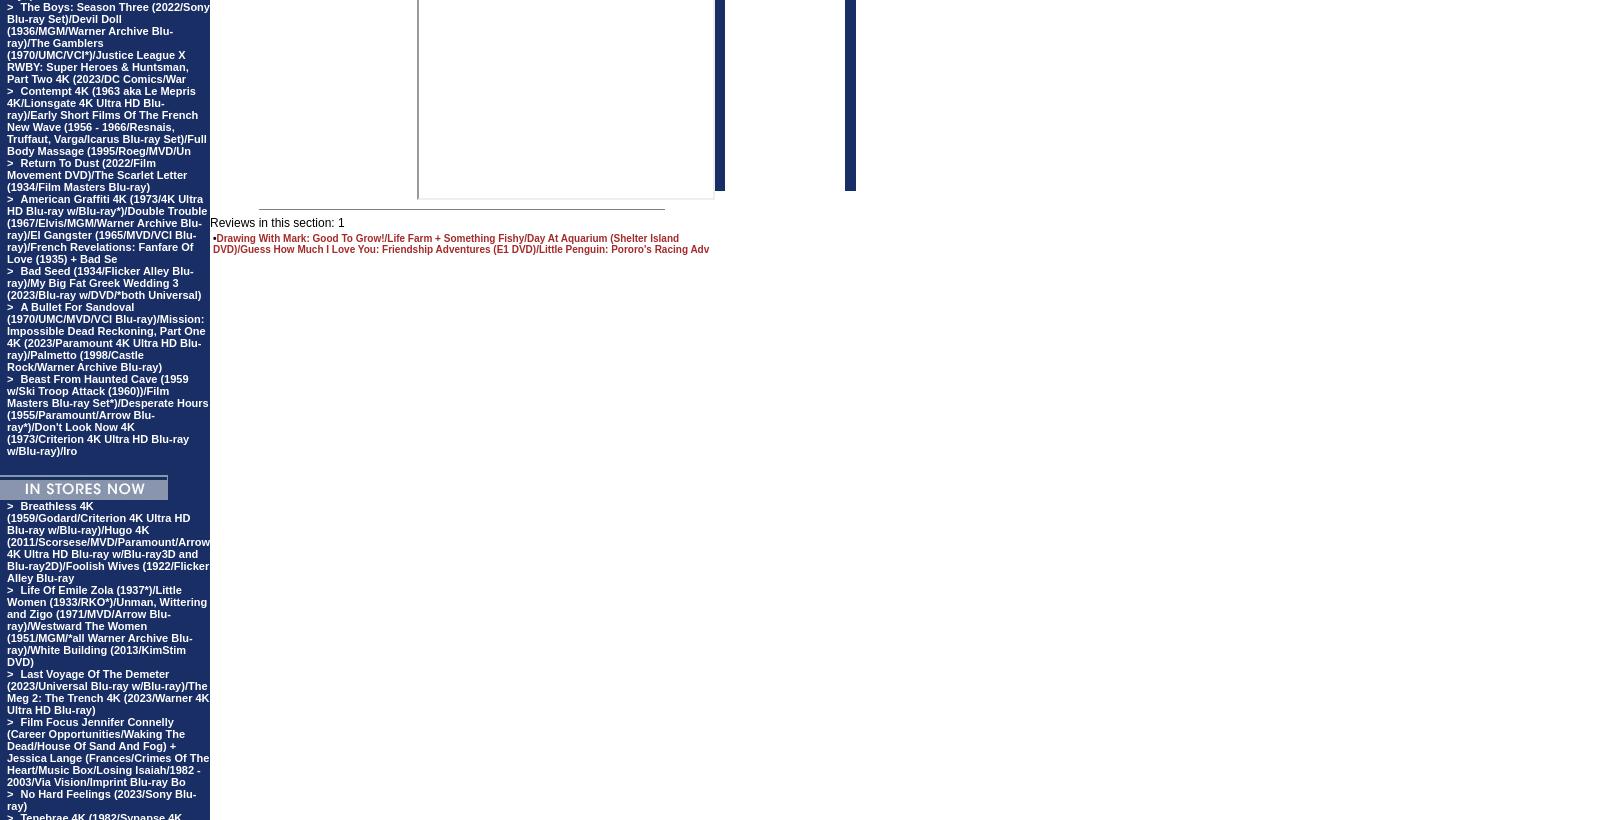 The width and height of the screenshot is (1604, 820). What do you see at coordinates (106, 336) in the screenshot?
I see `'A Bullet For Sandoval (1970/UMC/MVD/VCI Blu-ray)/Mission: Impossible Dead Reckoning, Part One 4K (2023/Paramount 4K Ultra HD Blu-ray)/Palmetto (1998/Castle Rock/Warner Archive Blu-ray)'` at bounding box center [106, 336].